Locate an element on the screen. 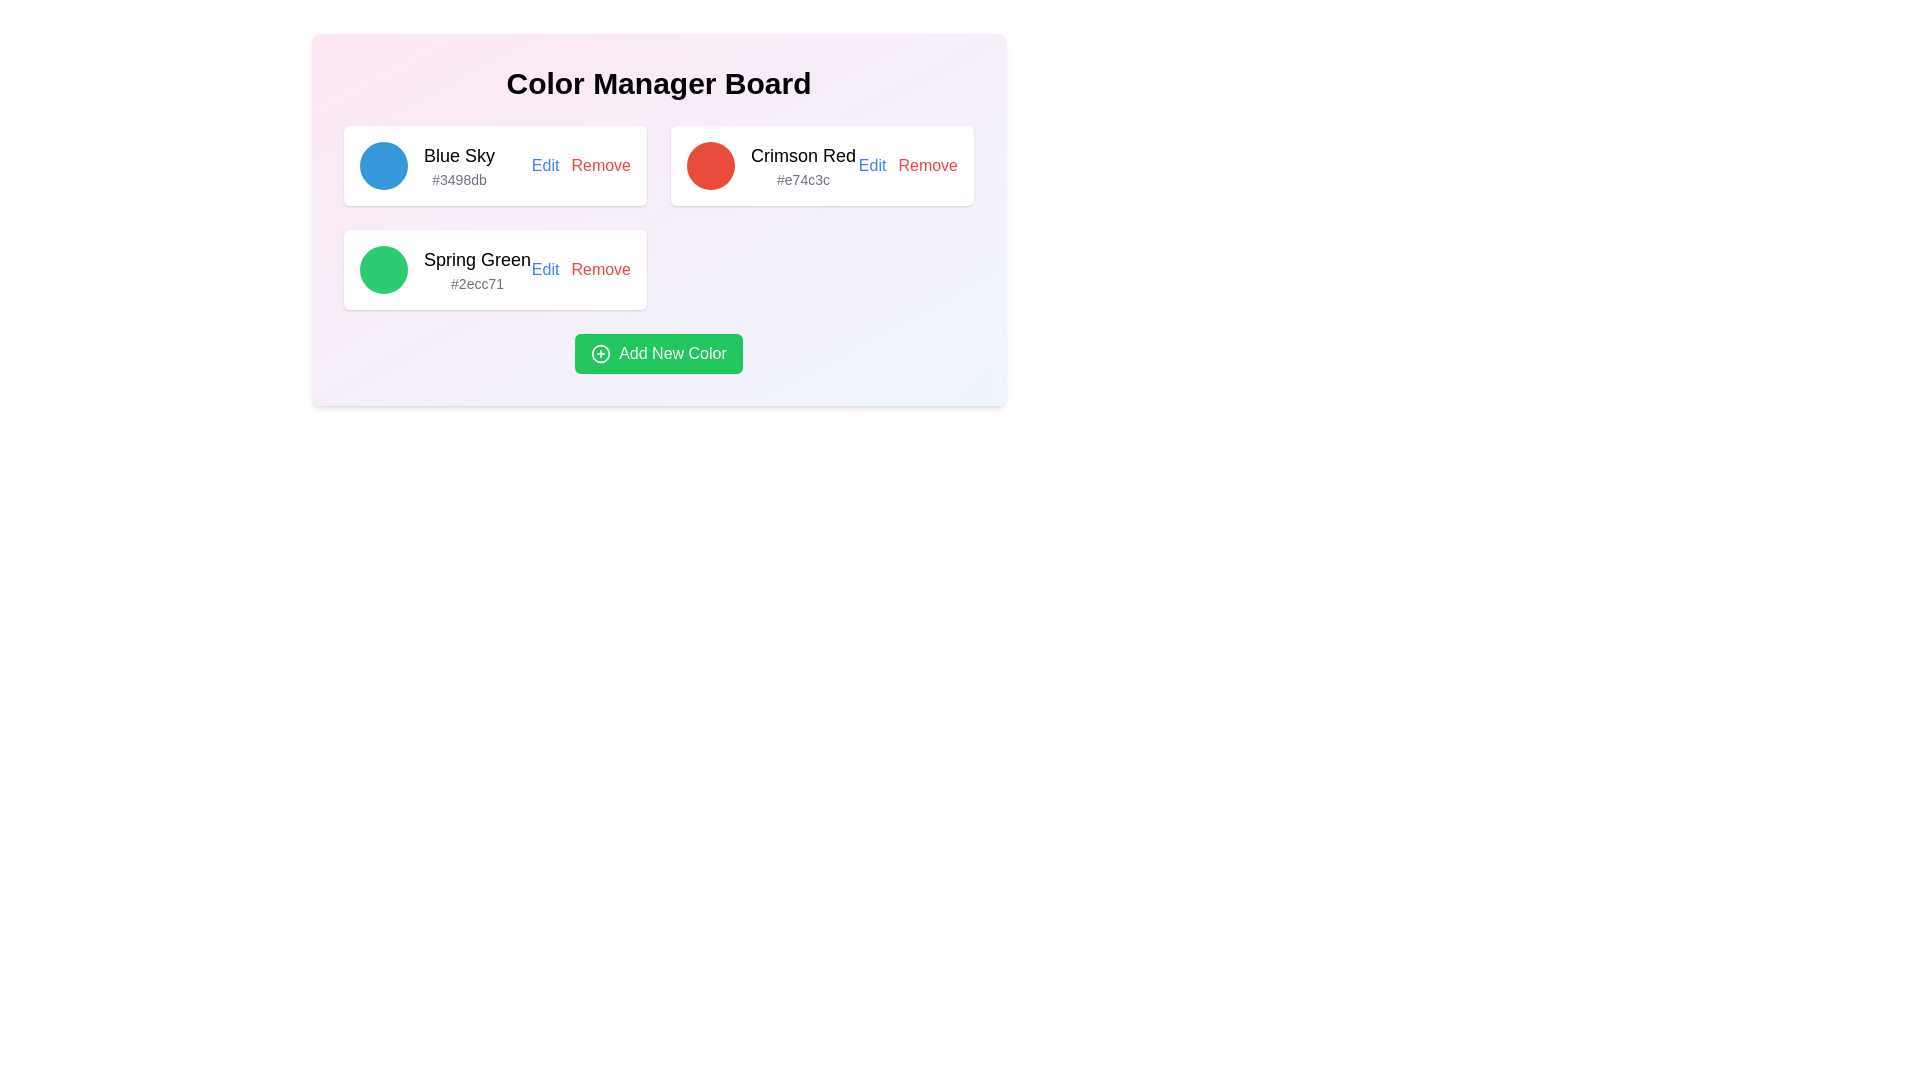 This screenshot has width=1920, height=1080. the first interactive link is located at coordinates (545, 164).